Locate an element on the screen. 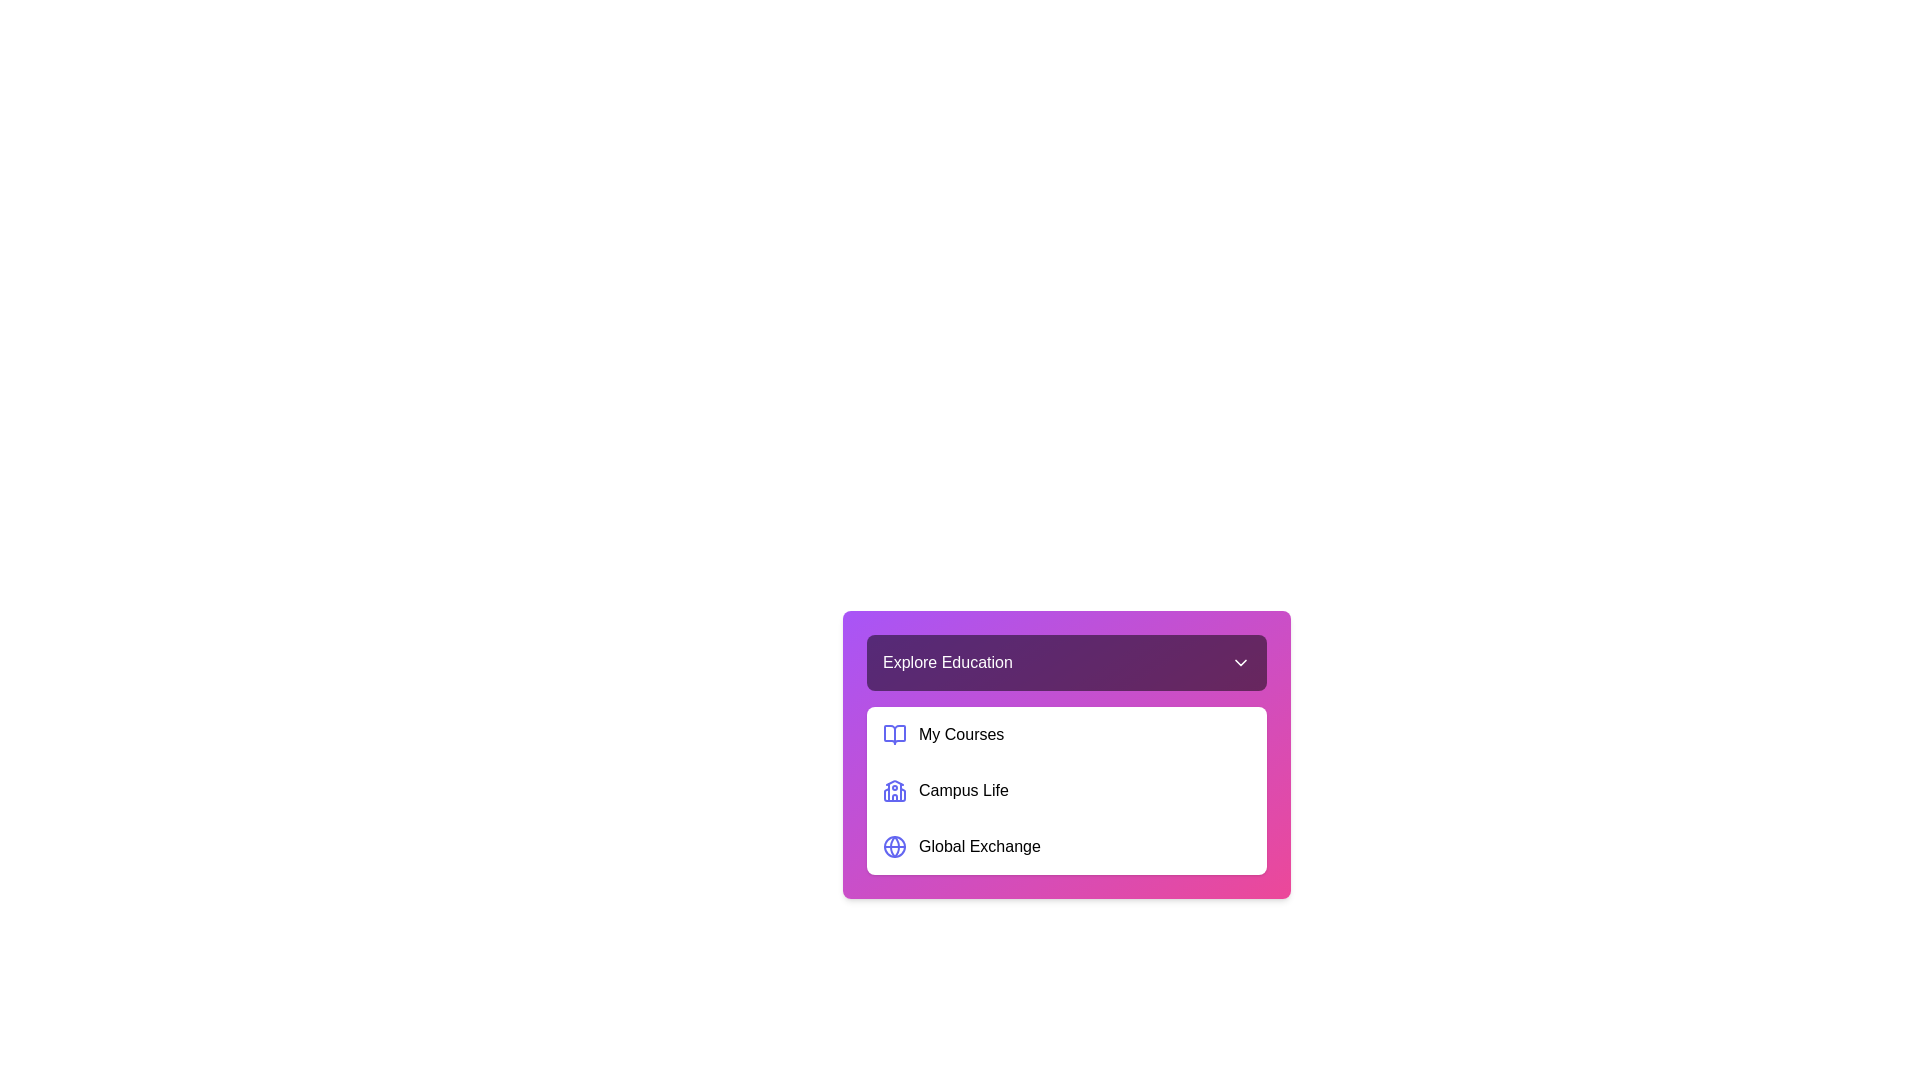  the right-hand page of the open book icon is located at coordinates (893, 735).